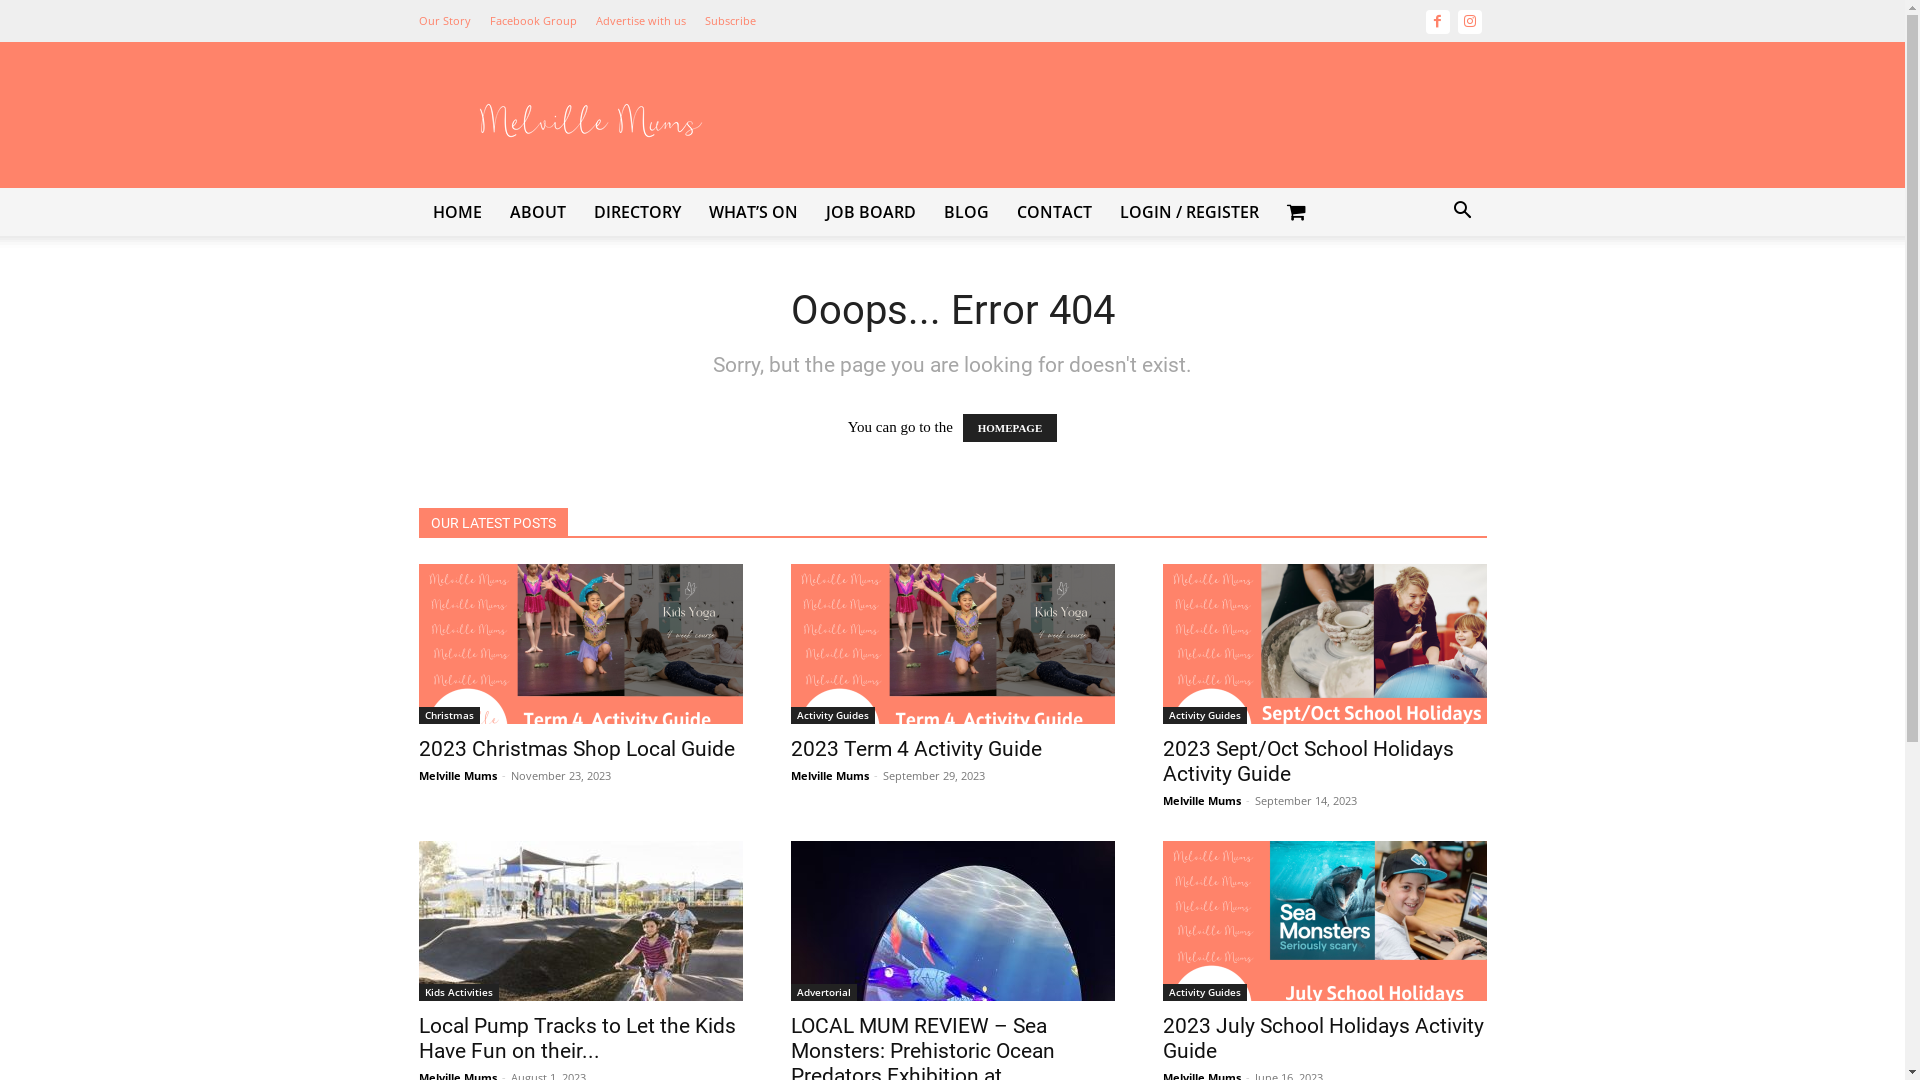 The width and height of the screenshot is (1920, 1080). What do you see at coordinates (579, 644) in the screenshot?
I see `'2023 Christmas Shop Local Guide'` at bounding box center [579, 644].